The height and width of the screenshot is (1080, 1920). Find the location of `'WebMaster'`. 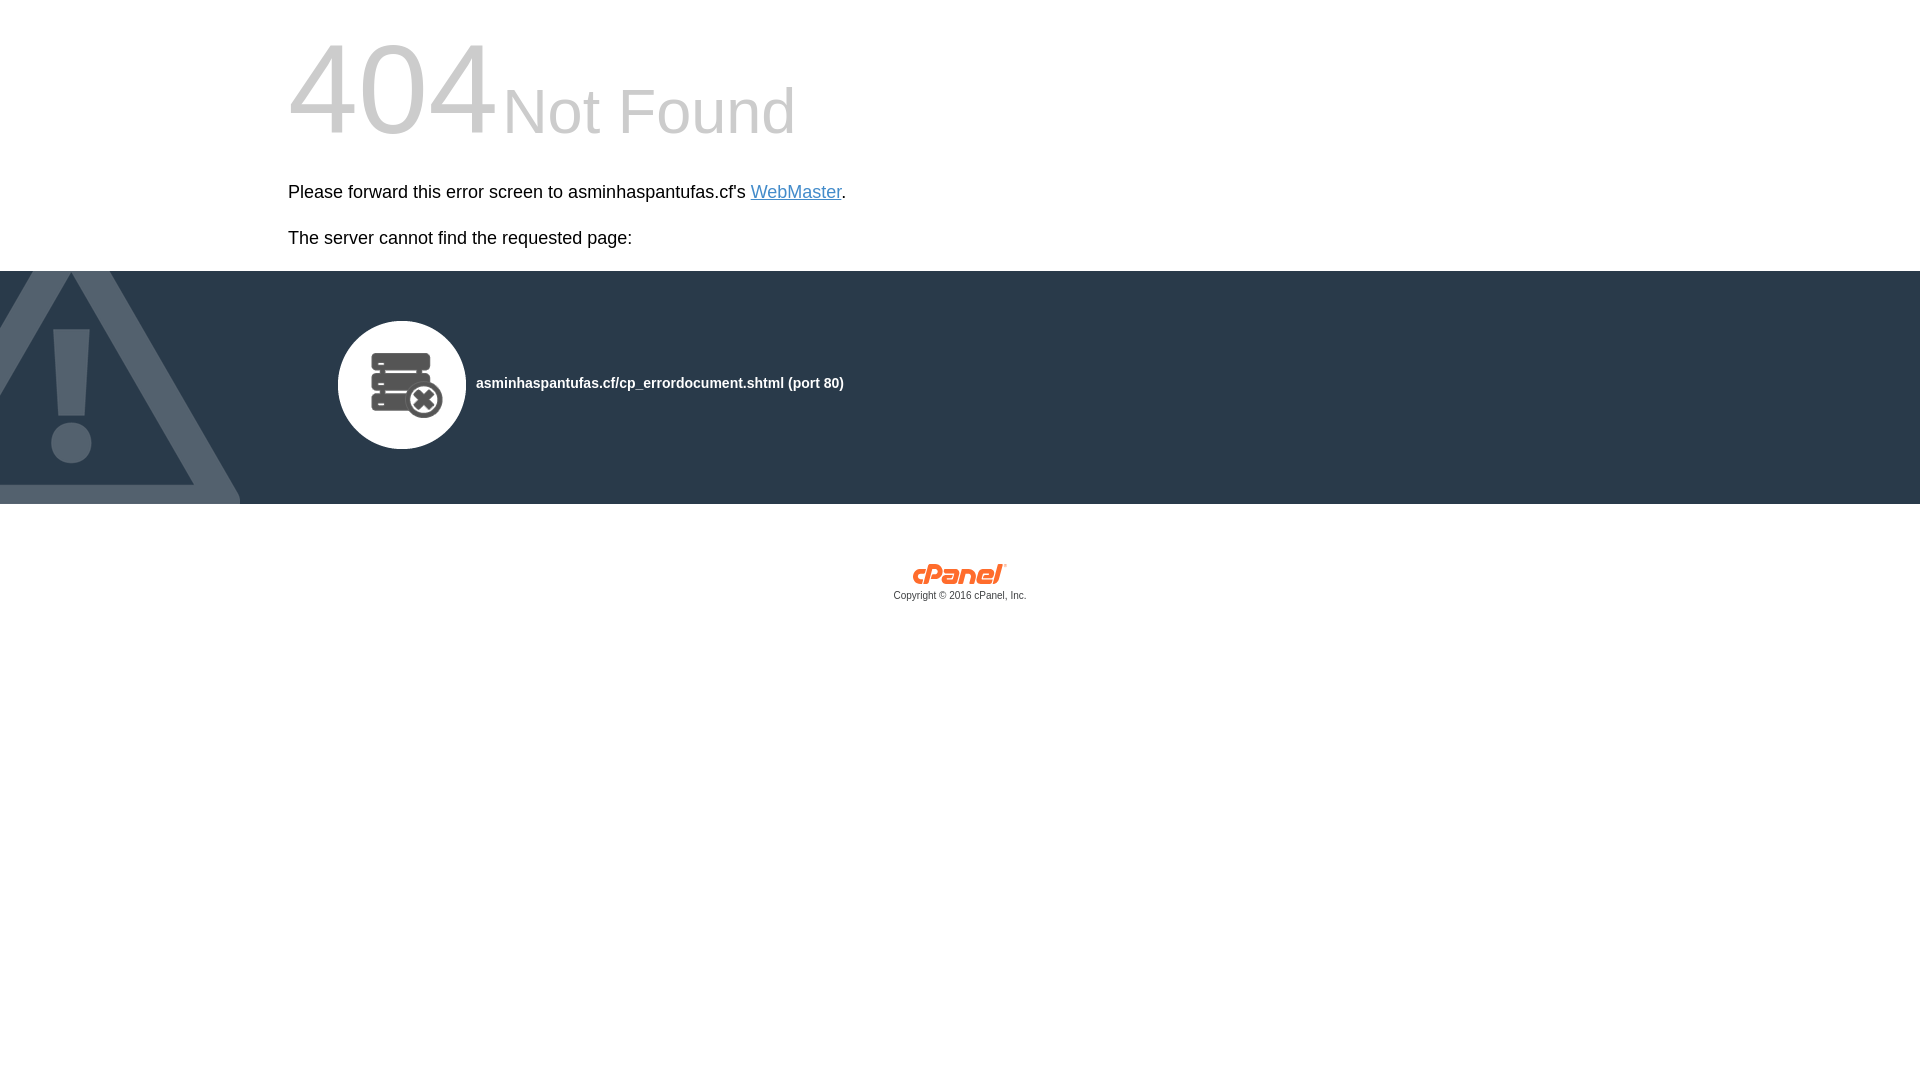

'WebMaster' is located at coordinates (749, 192).